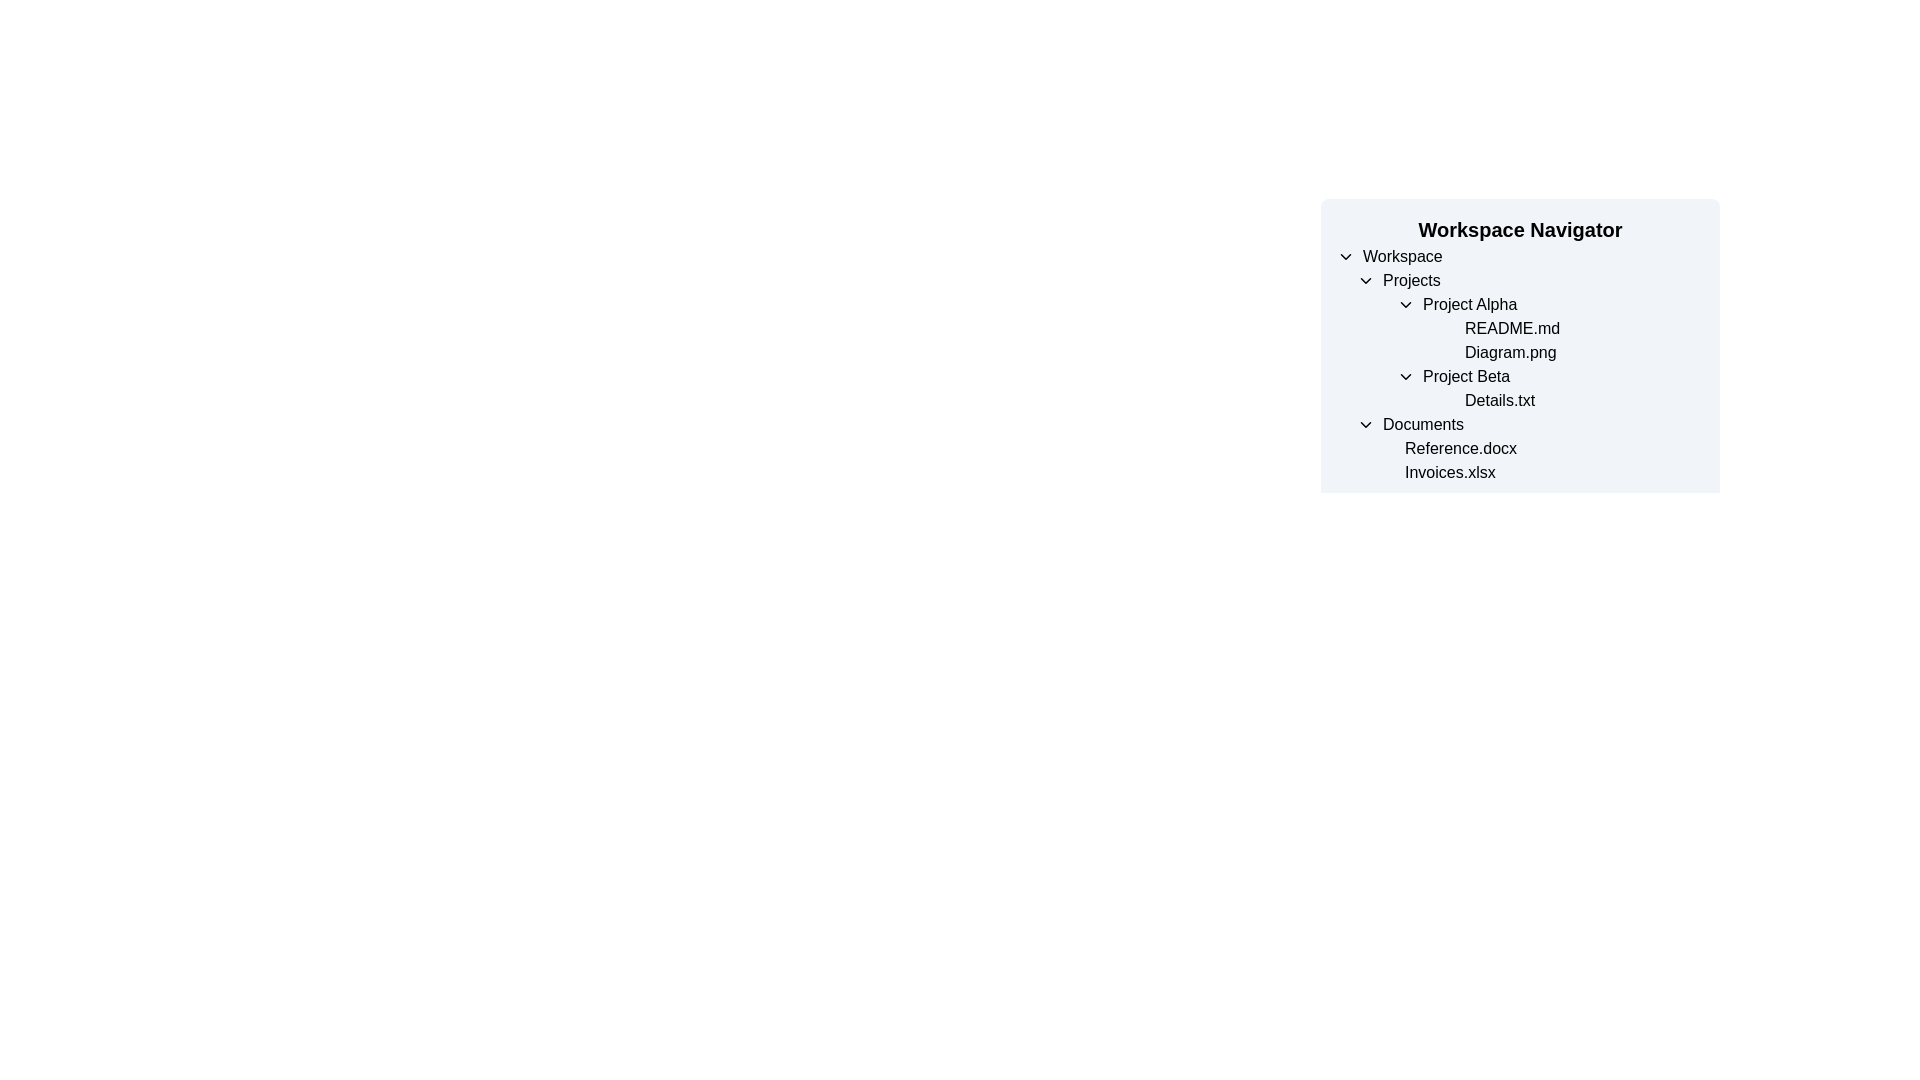 The image size is (1920, 1080). What do you see at coordinates (1405, 377) in the screenshot?
I see `the downward-facing chevron icon adjacent to 'Project Beta'` at bounding box center [1405, 377].